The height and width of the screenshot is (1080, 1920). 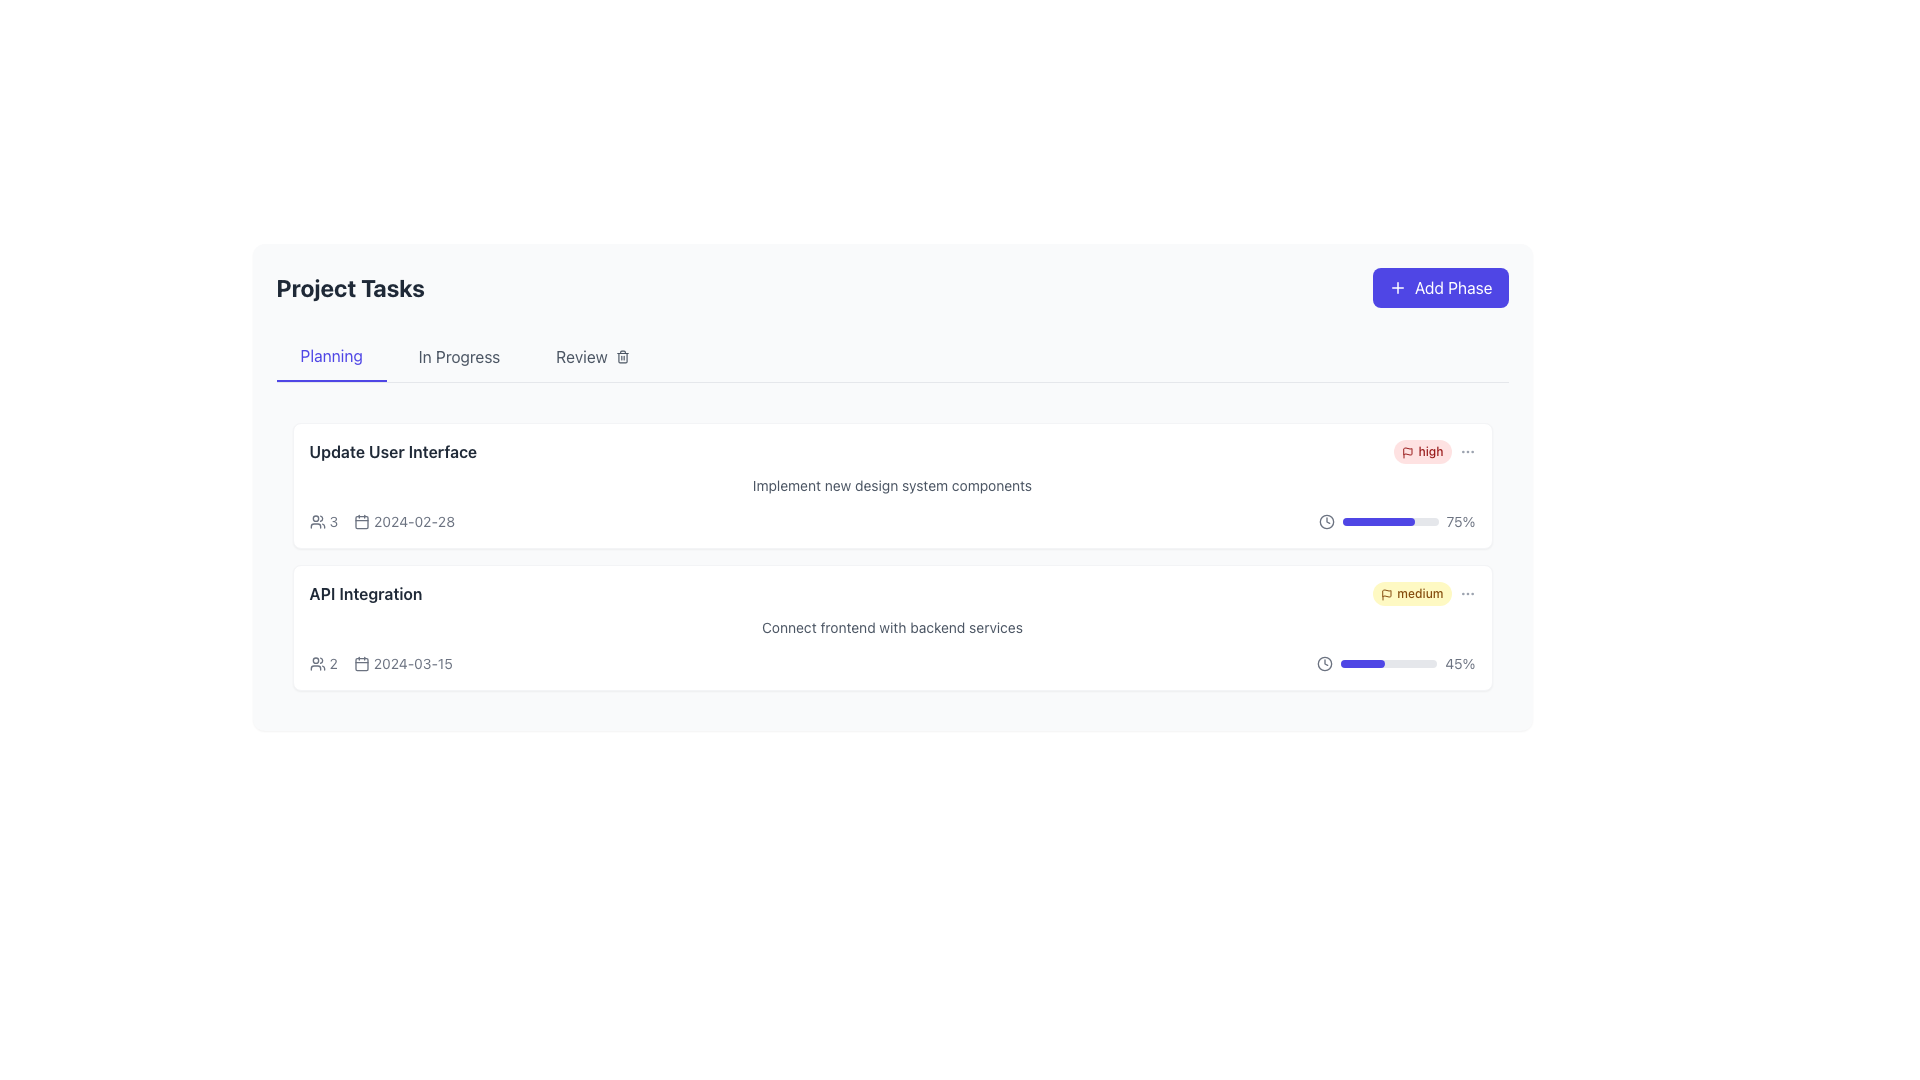 What do you see at coordinates (361, 663) in the screenshot?
I see `the calendar icon located to the left of the date '2024-03-15' in the task labeled 'API Integration' for more details about the date or task` at bounding box center [361, 663].